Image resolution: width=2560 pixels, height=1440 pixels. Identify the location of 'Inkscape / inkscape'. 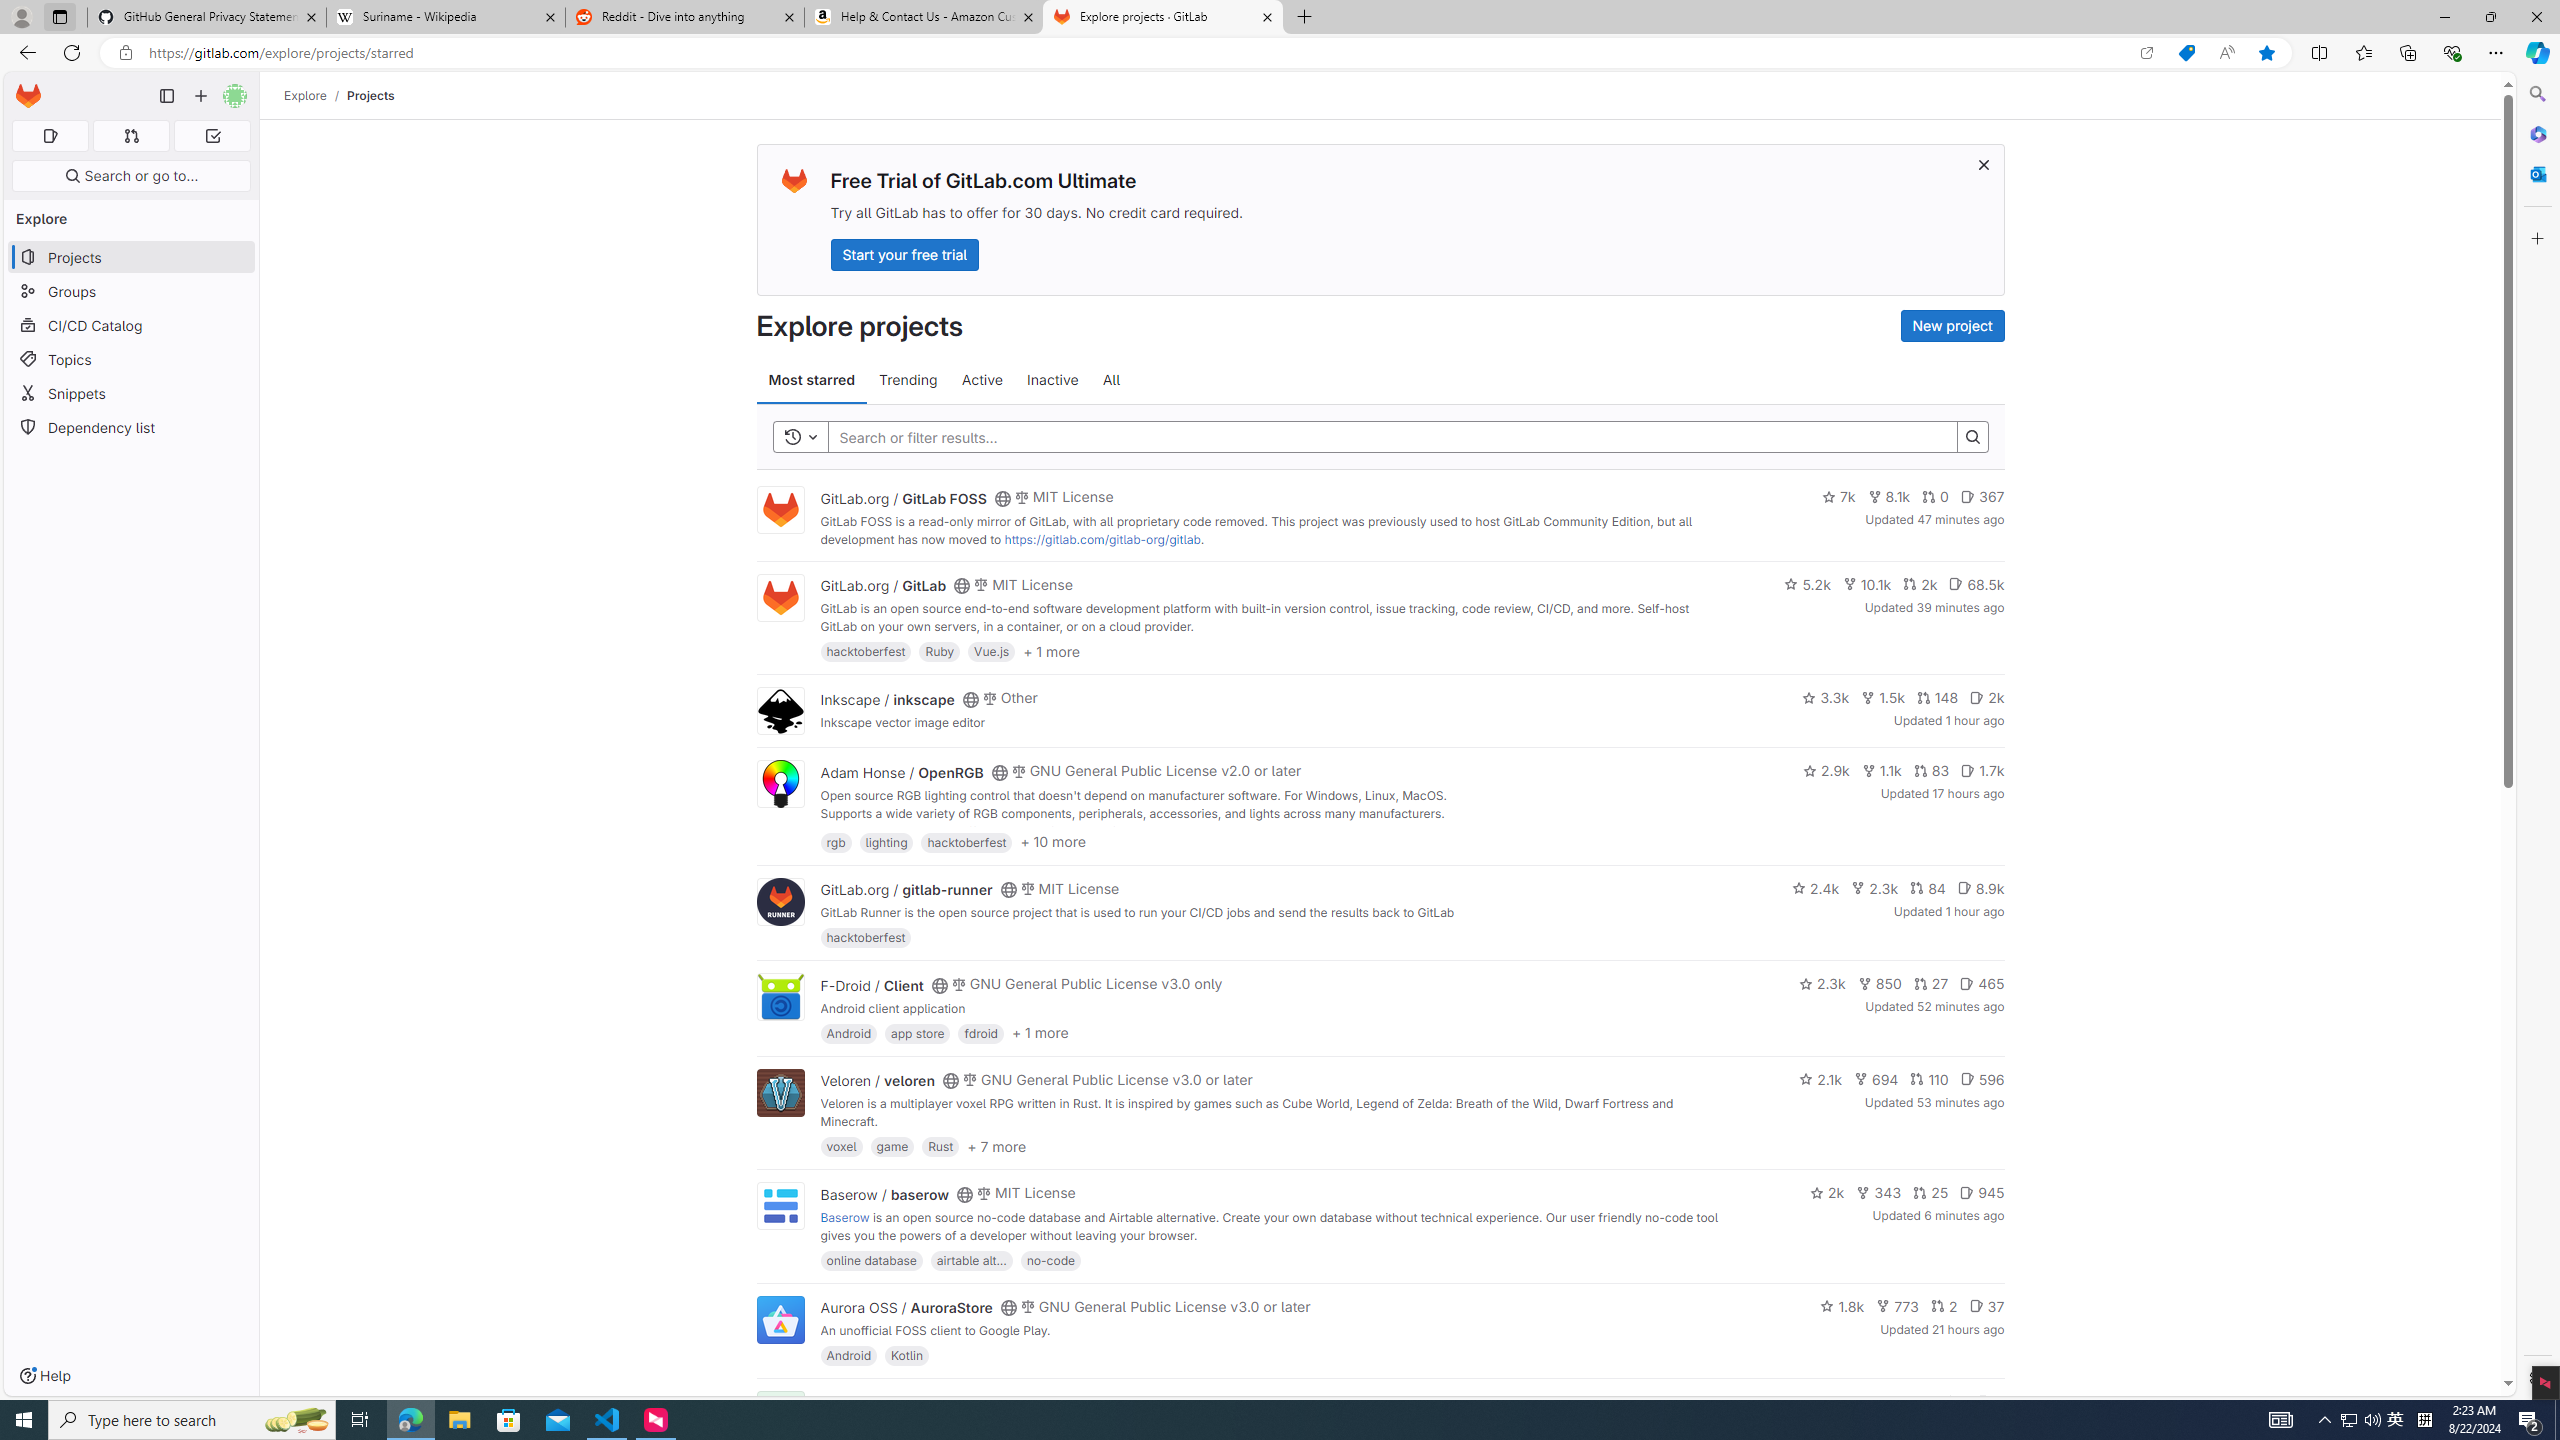
(886, 698).